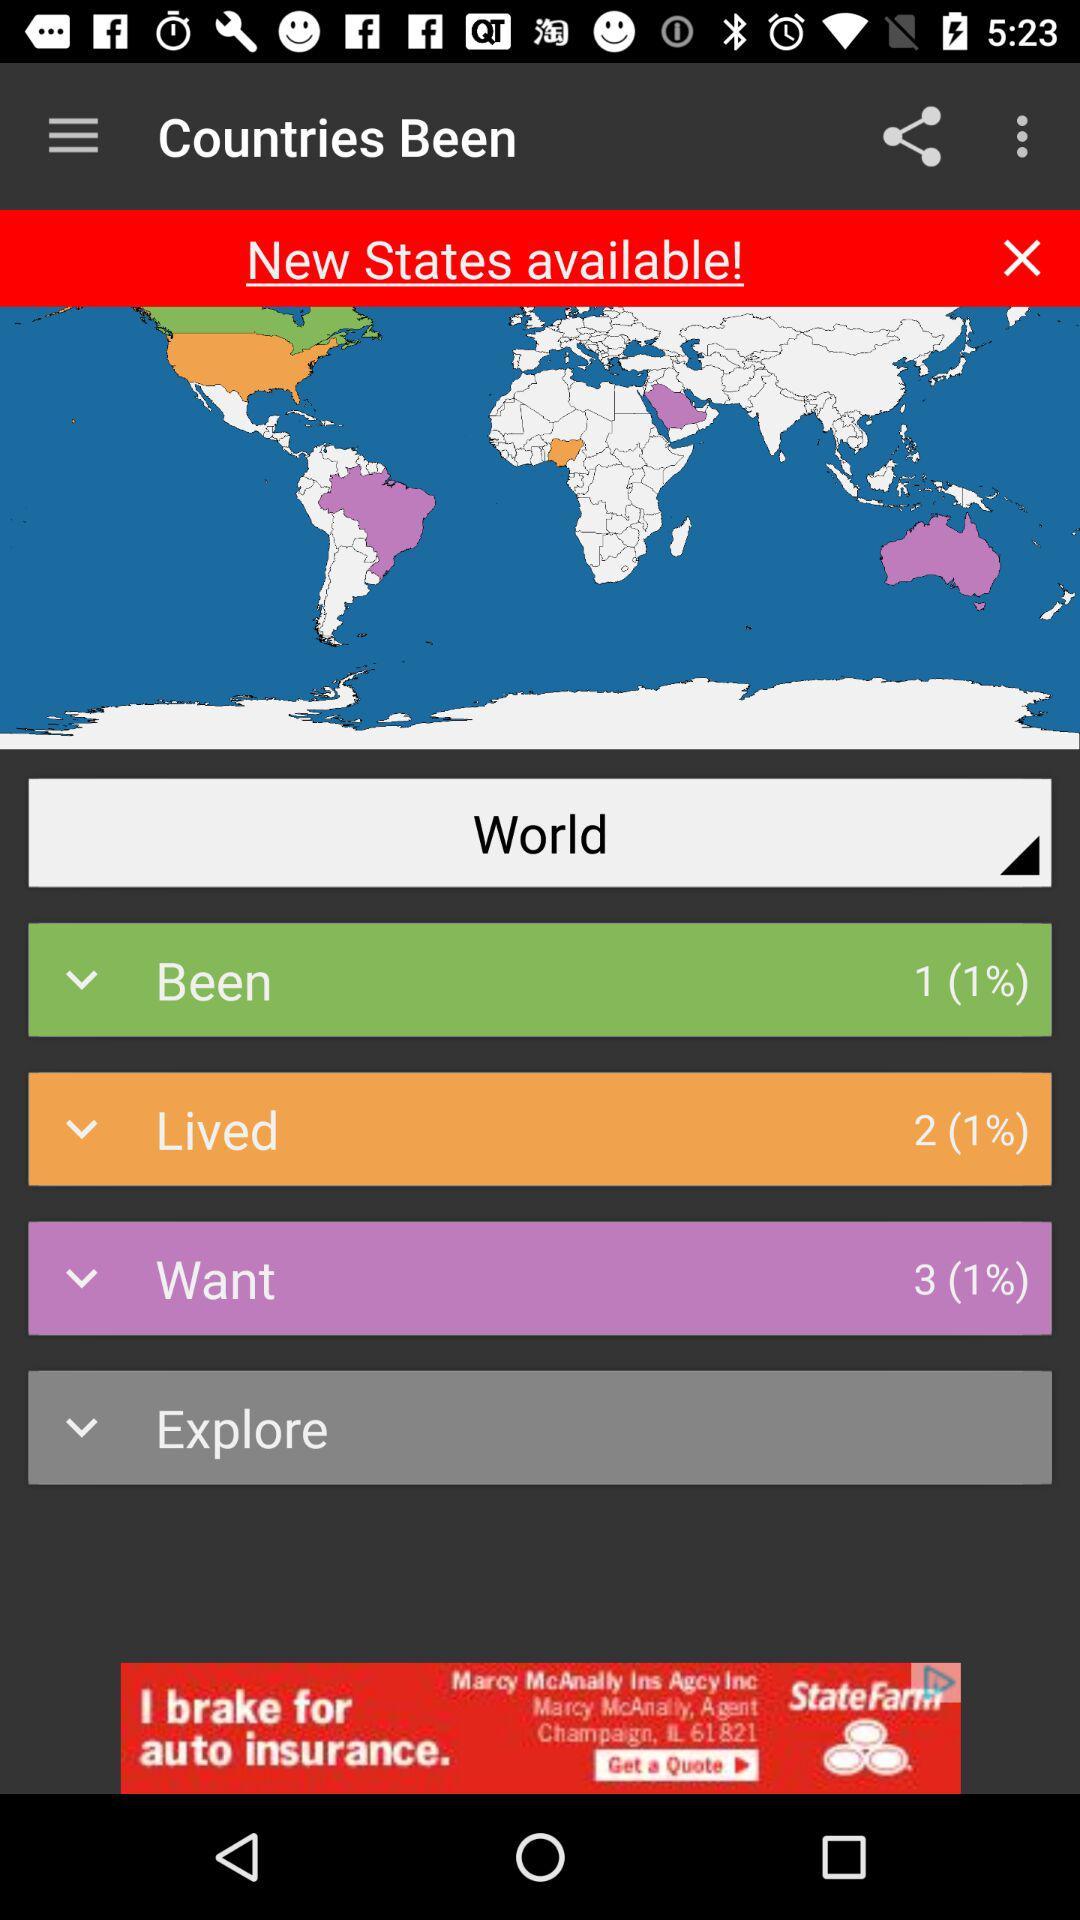 Image resolution: width=1080 pixels, height=1920 pixels. What do you see at coordinates (1022, 257) in the screenshot?
I see `menu page` at bounding box center [1022, 257].